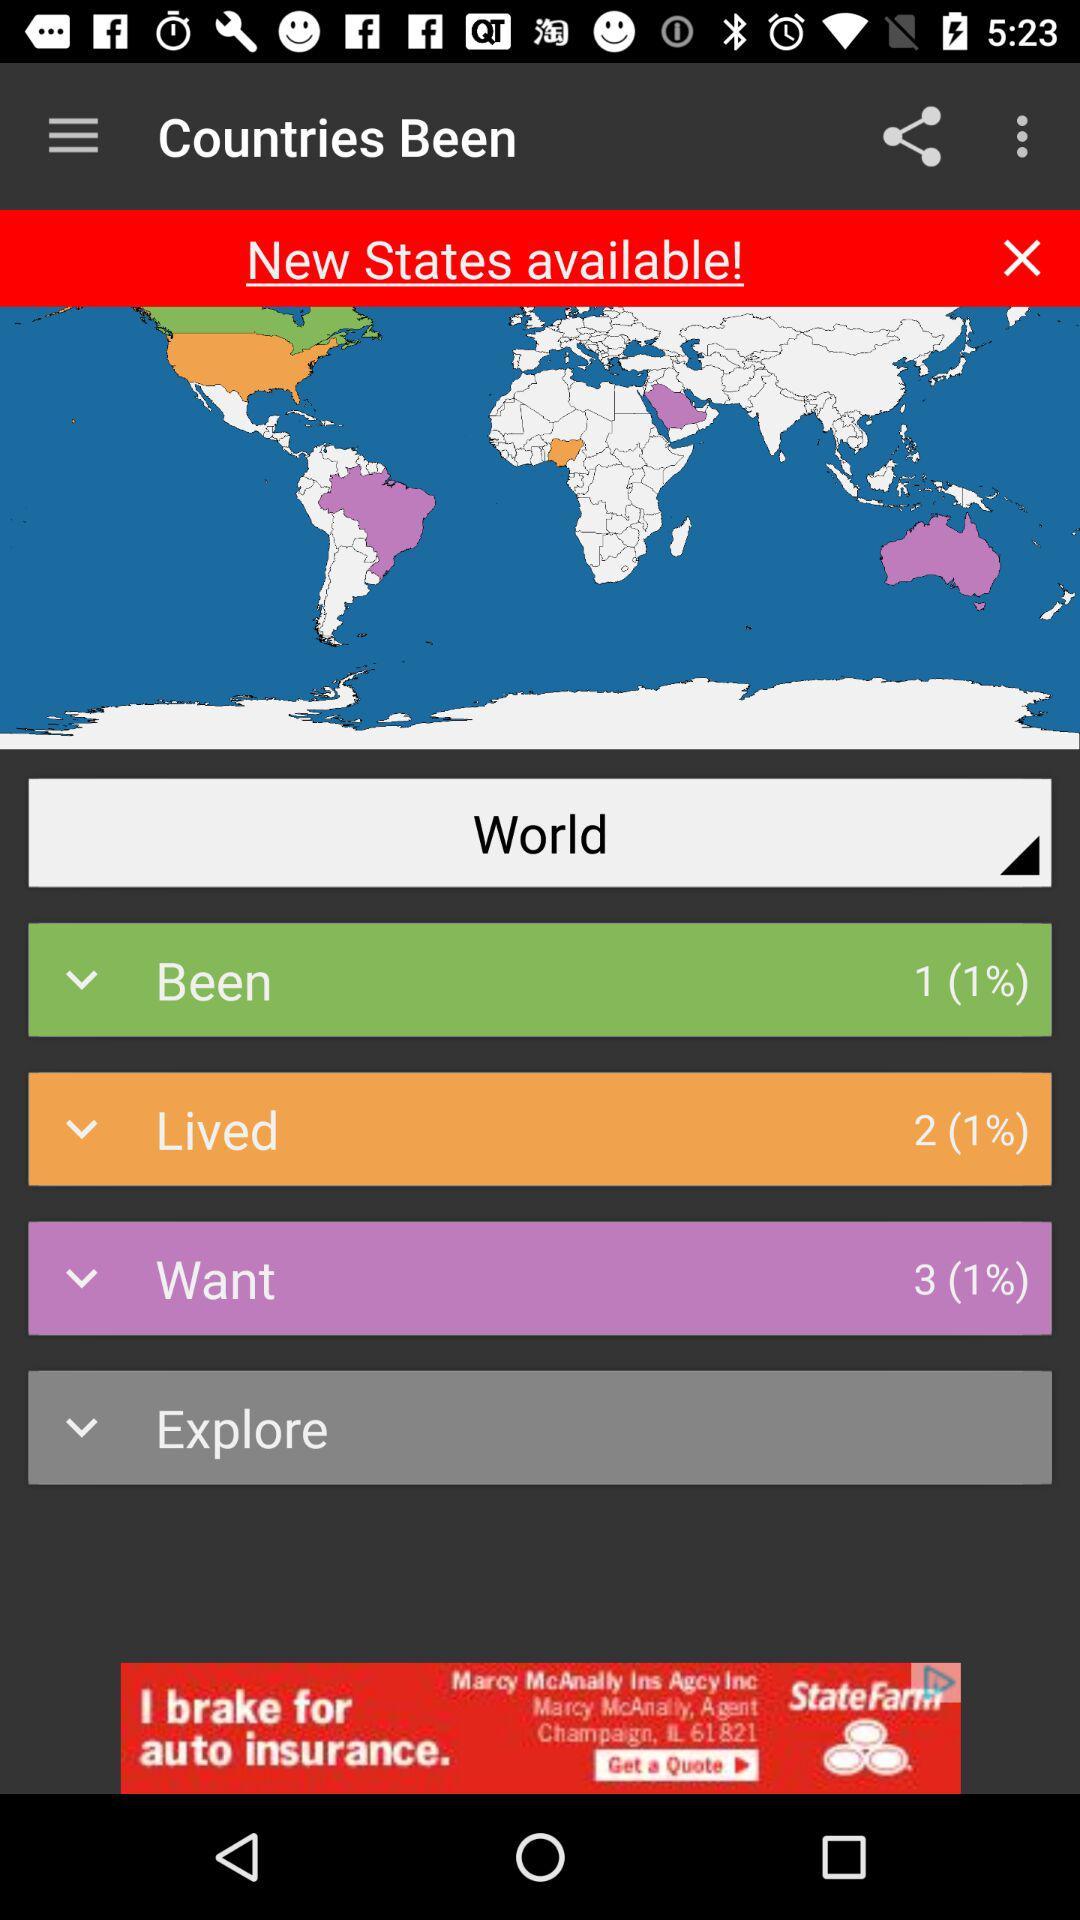 Image resolution: width=1080 pixels, height=1920 pixels. What do you see at coordinates (1022, 257) in the screenshot?
I see `menu page` at bounding box center [1022, 257].